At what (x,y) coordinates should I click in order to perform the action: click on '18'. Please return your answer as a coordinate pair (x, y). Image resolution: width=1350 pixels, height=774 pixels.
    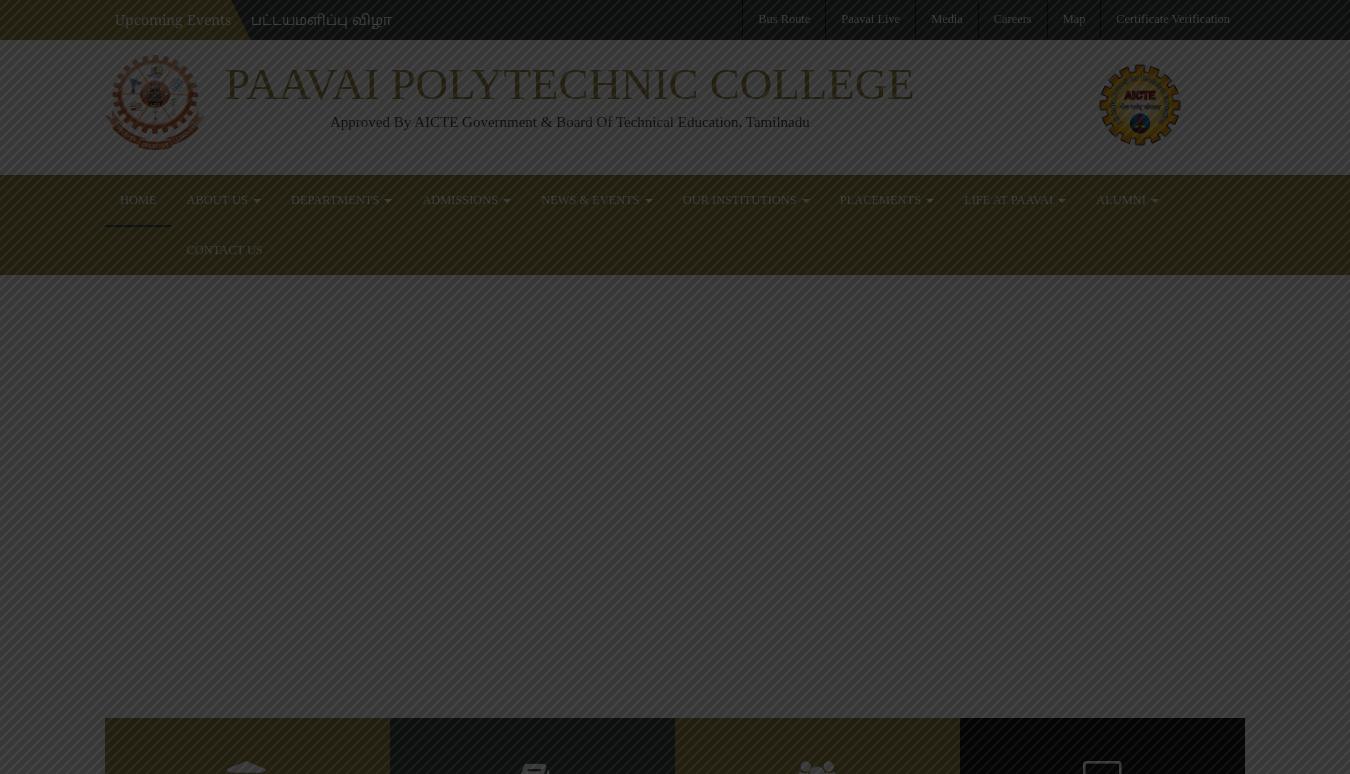
    Looking at the image, I should click on (934, 705).